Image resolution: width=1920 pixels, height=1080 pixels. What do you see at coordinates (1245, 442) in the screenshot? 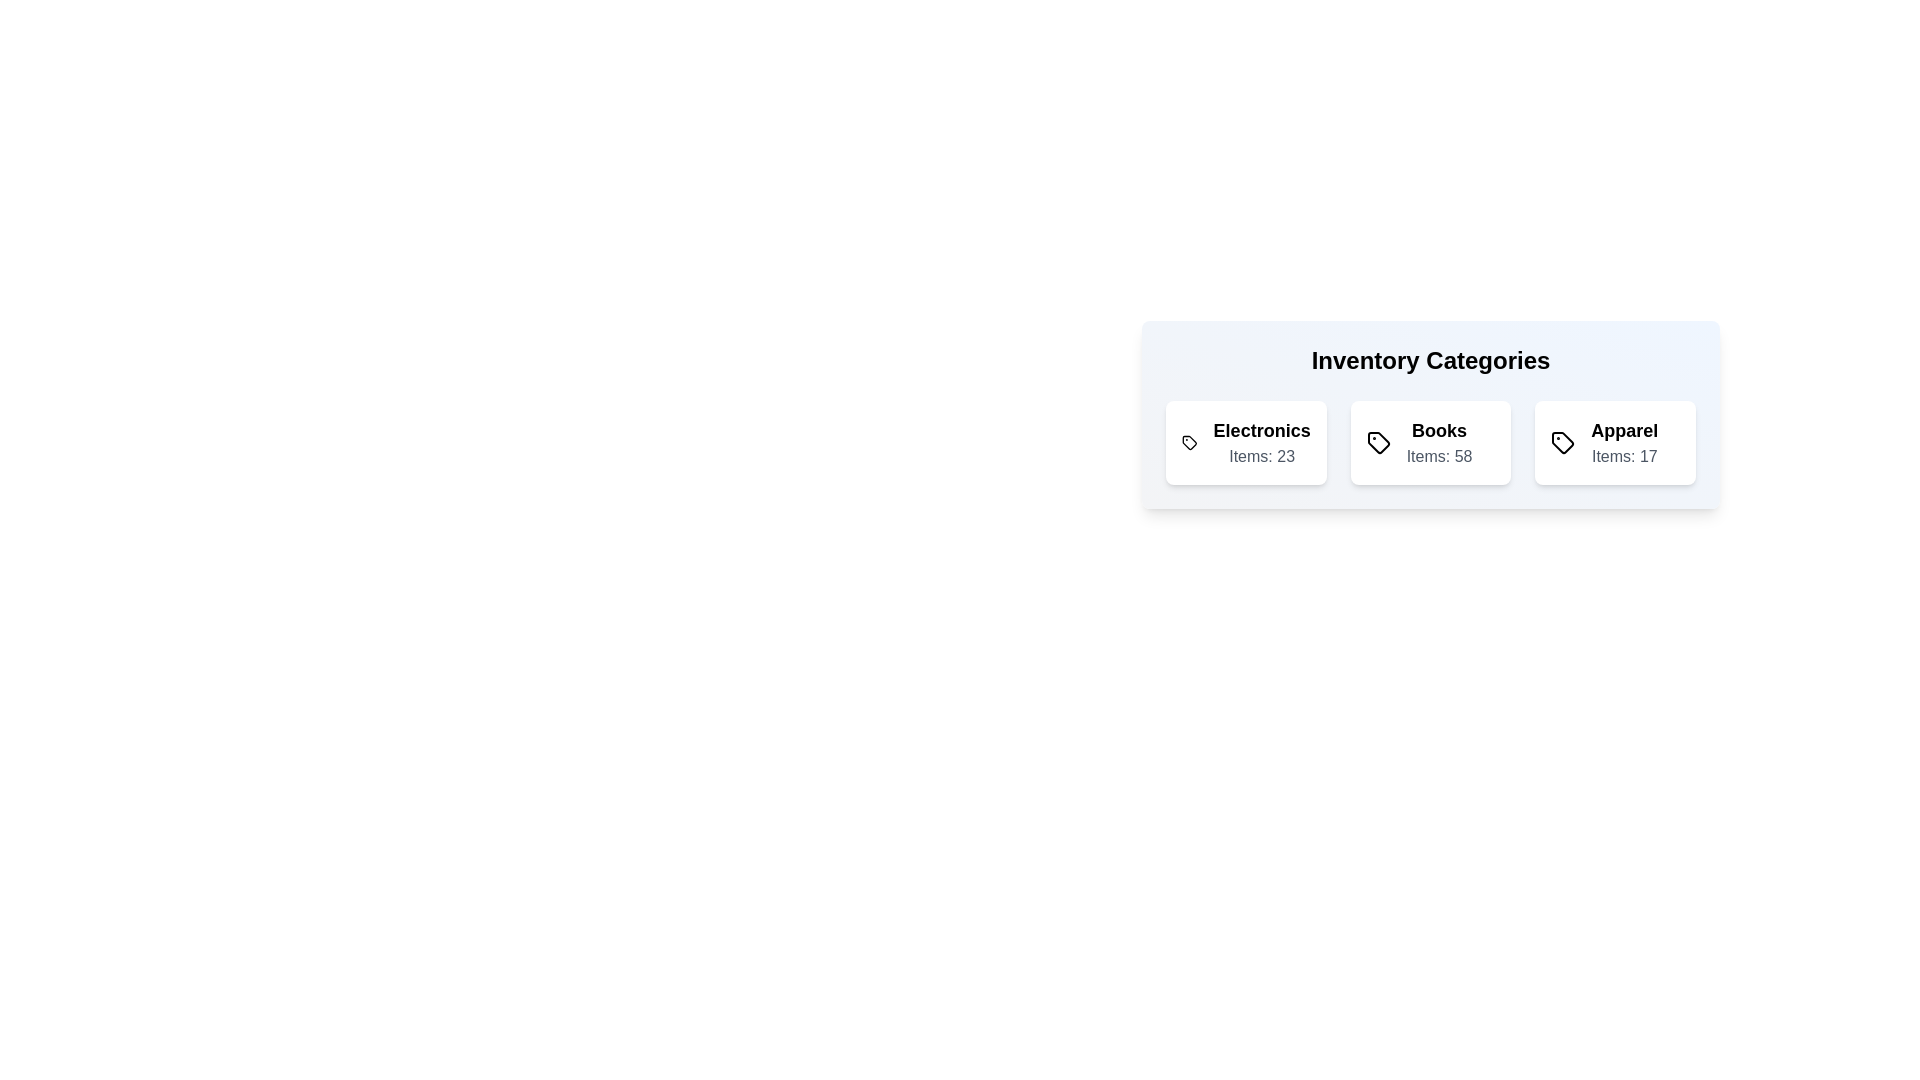
I see `the category card corresponding to Electronics` at bounding box center [1245, 442].